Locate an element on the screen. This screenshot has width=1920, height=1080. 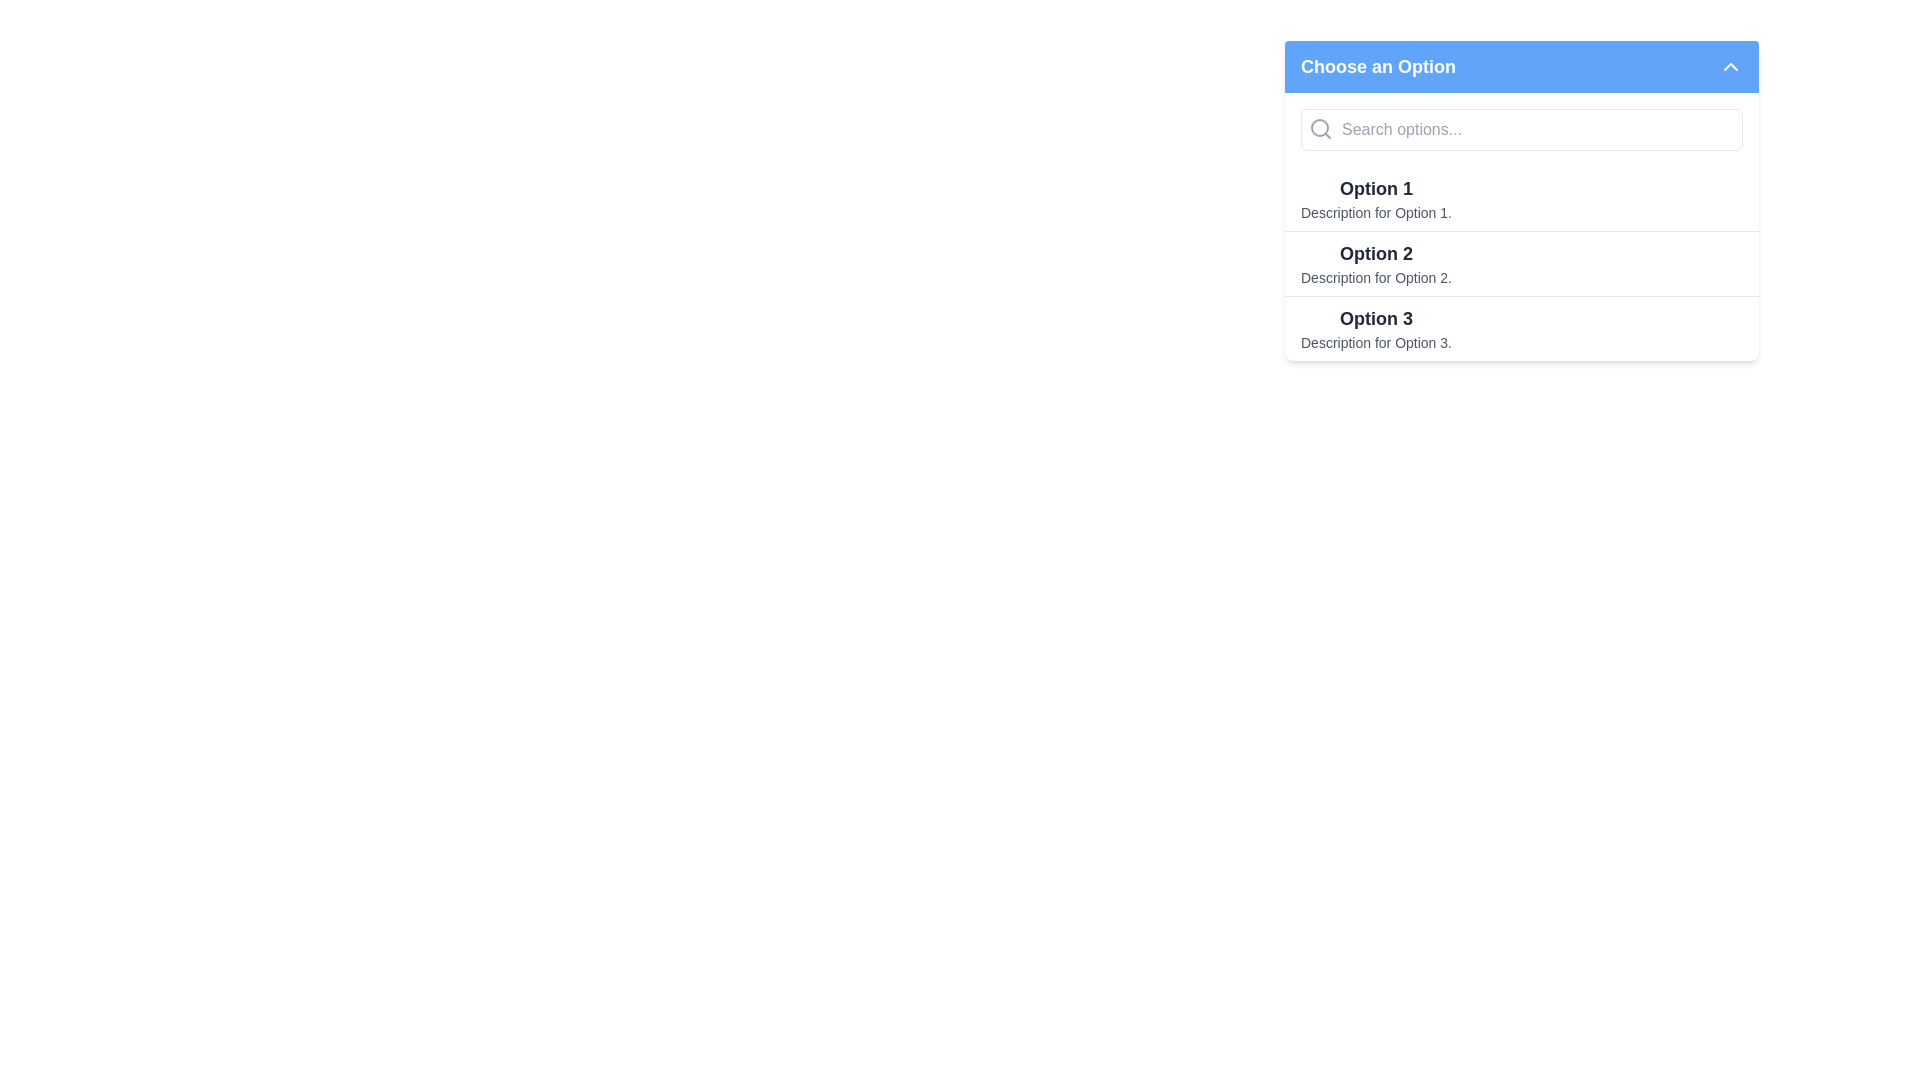
text label that serves as the title for the second option in the dropdown menu, positioned above the description text 'Description for Option 2.' is located at coordinates (1375, 253).